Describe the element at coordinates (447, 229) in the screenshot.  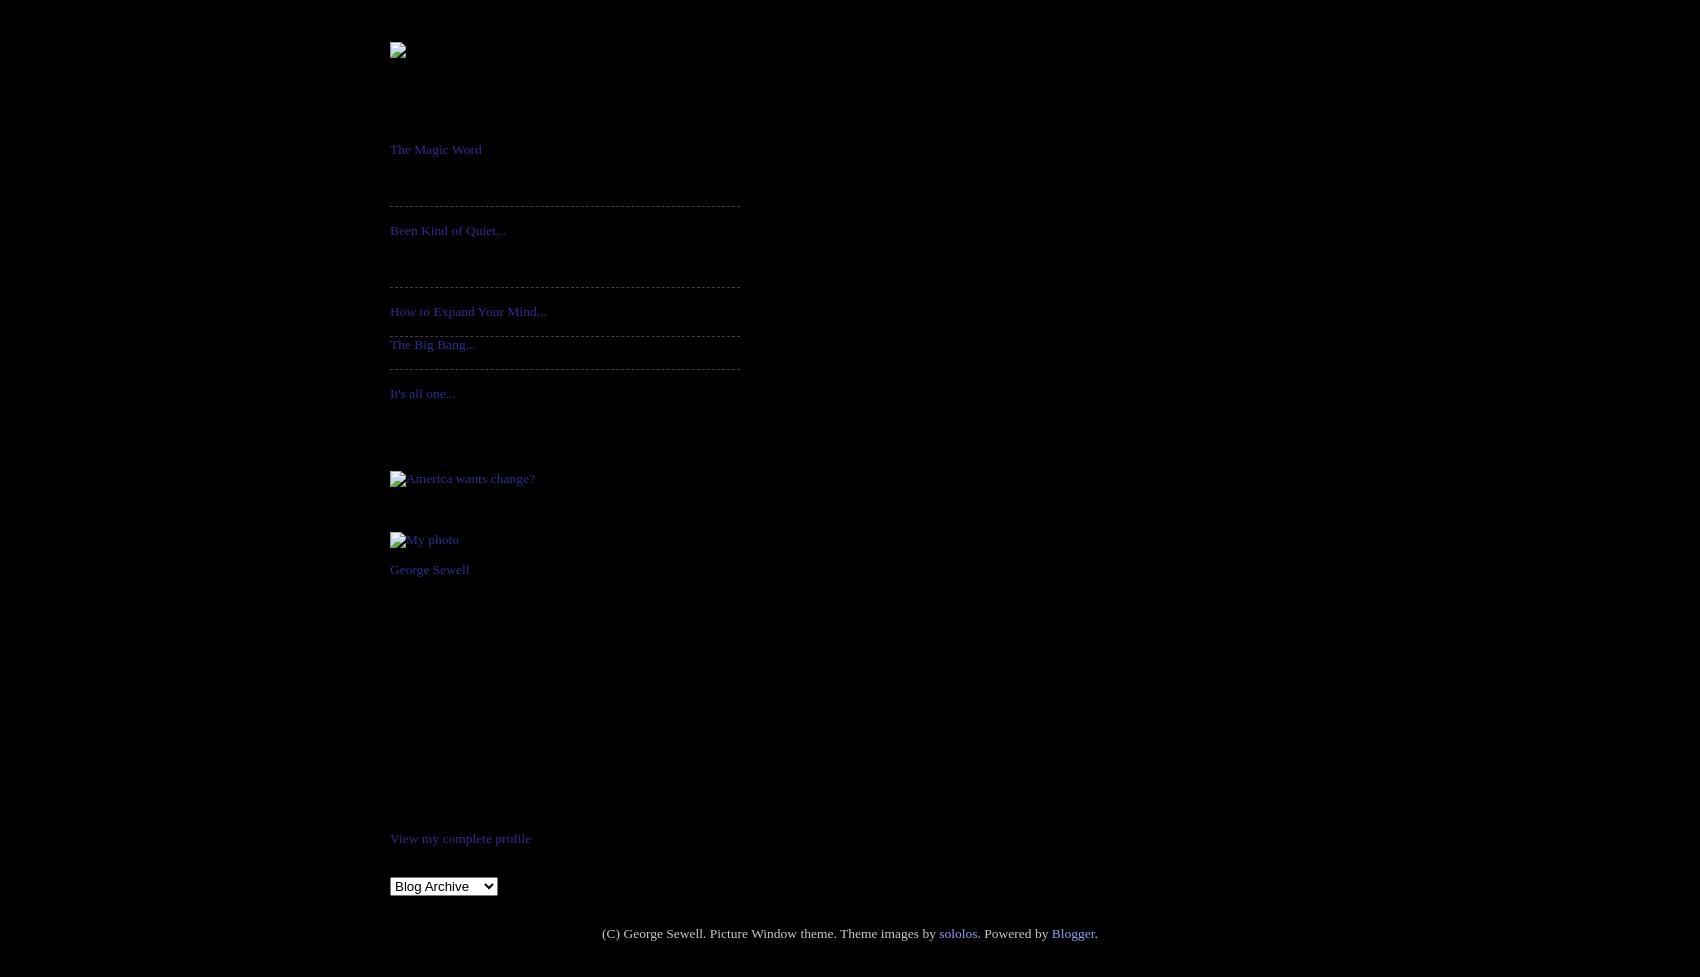
I see `'Been Kind of Quiet...'` at that location.